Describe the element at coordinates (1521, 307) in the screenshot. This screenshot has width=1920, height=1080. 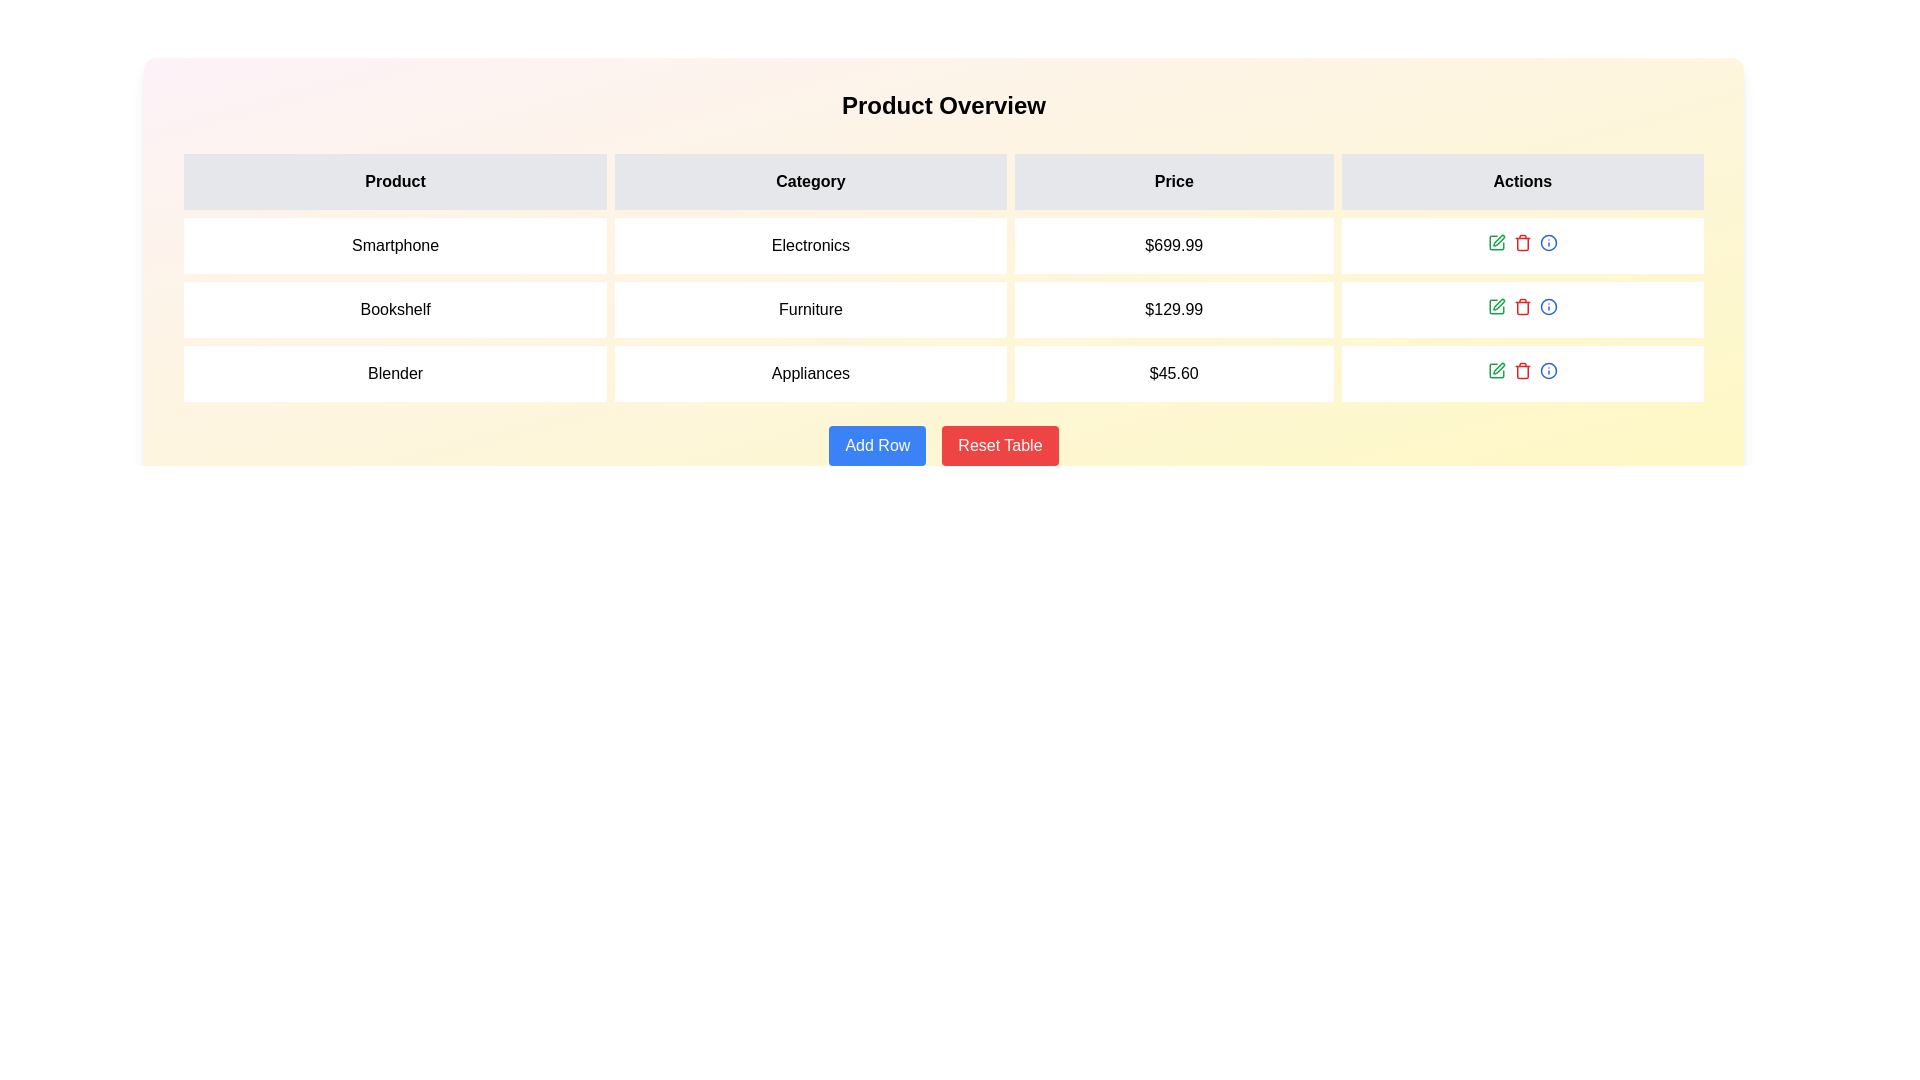
I see `the second icon from the left in the 'Actions' column of the second row in the data table, which is designated for item deletion` at that location.